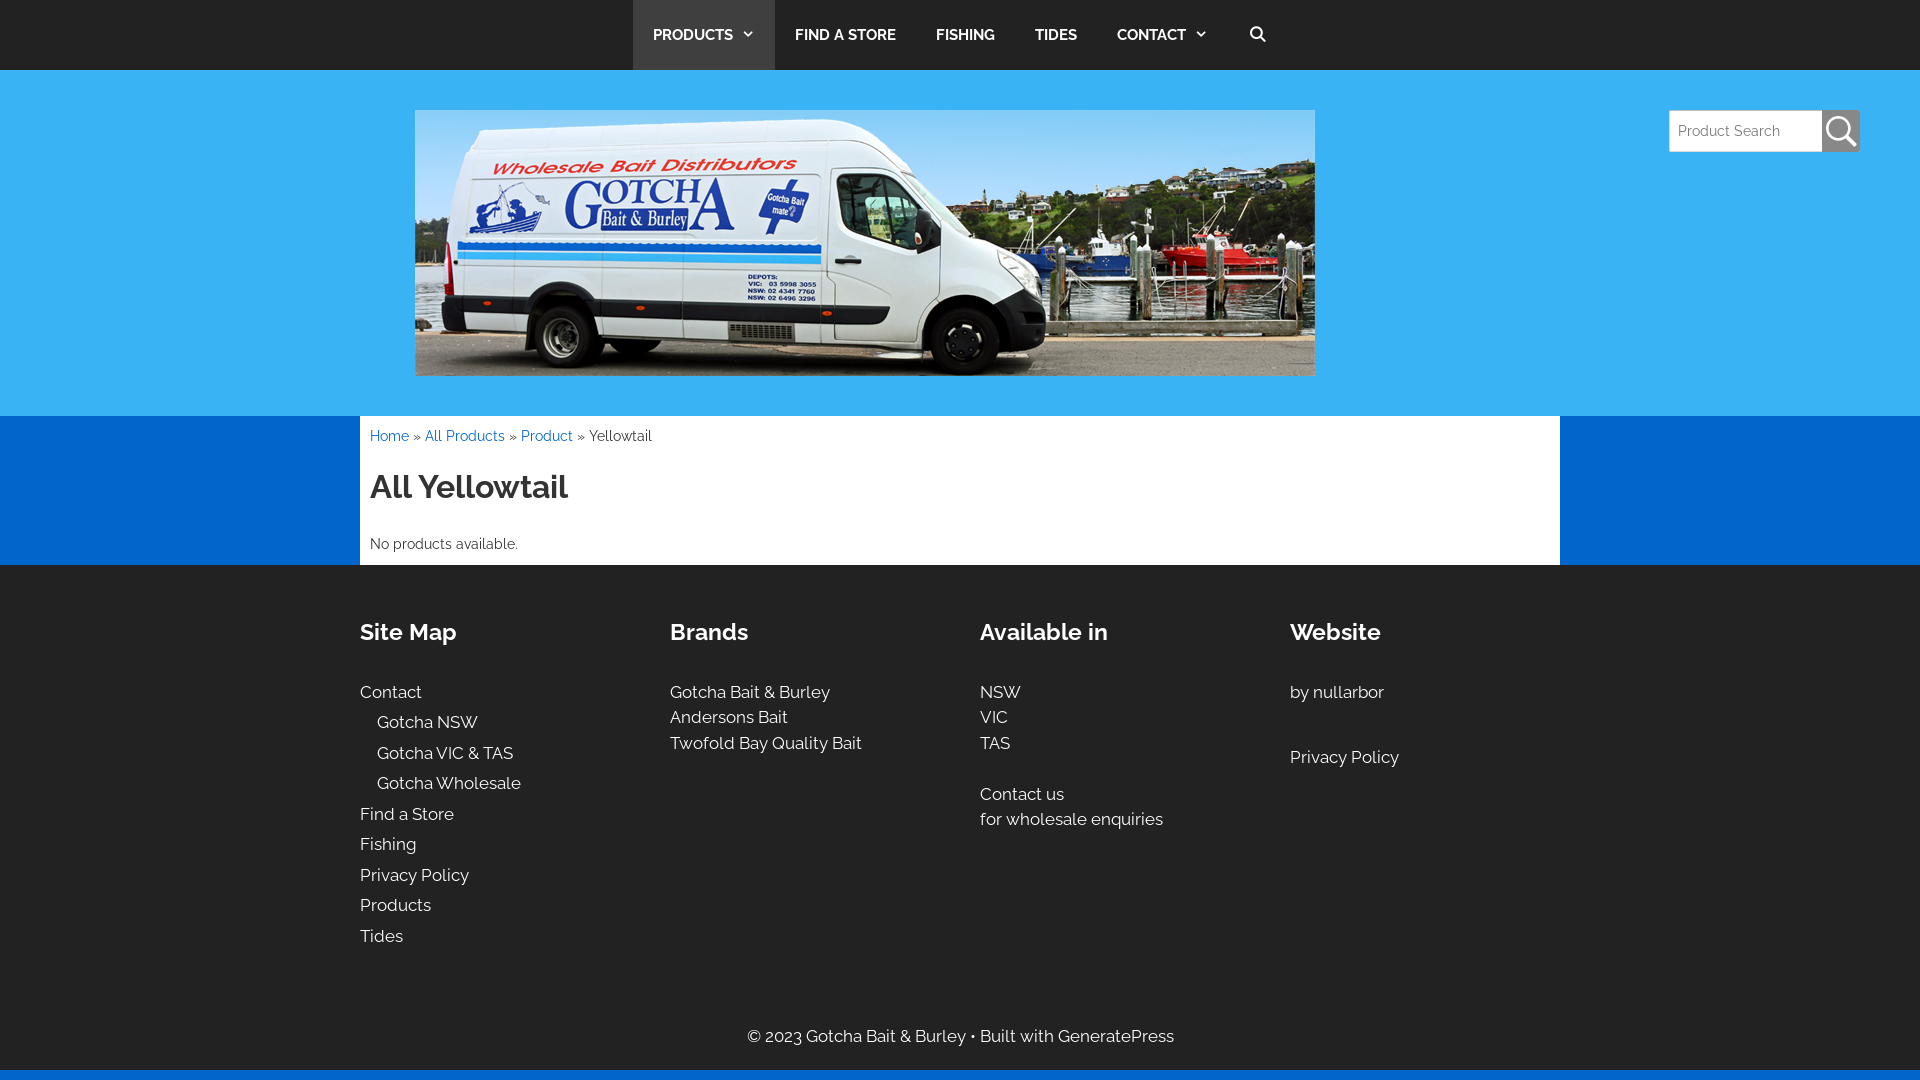  I want to click on 'nullarbor', so click(1313, 690).